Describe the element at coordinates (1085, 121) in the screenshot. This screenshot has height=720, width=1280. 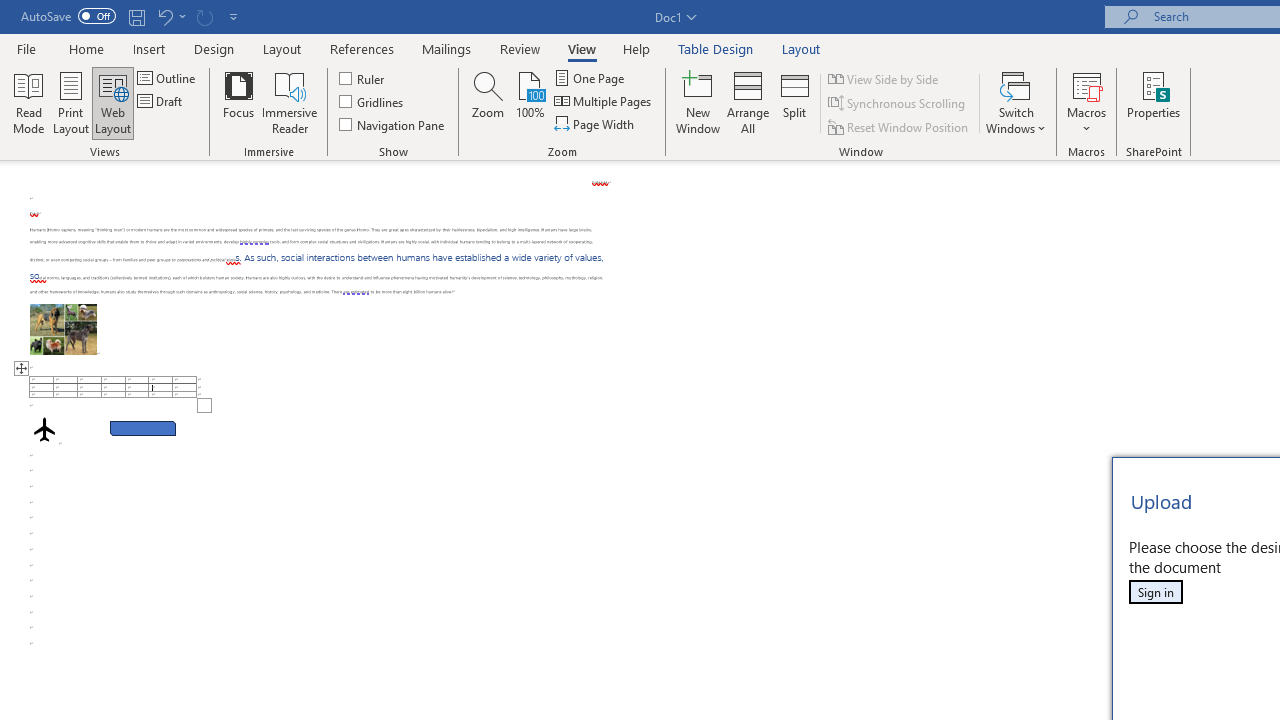
I see `'More Options'` at that location.